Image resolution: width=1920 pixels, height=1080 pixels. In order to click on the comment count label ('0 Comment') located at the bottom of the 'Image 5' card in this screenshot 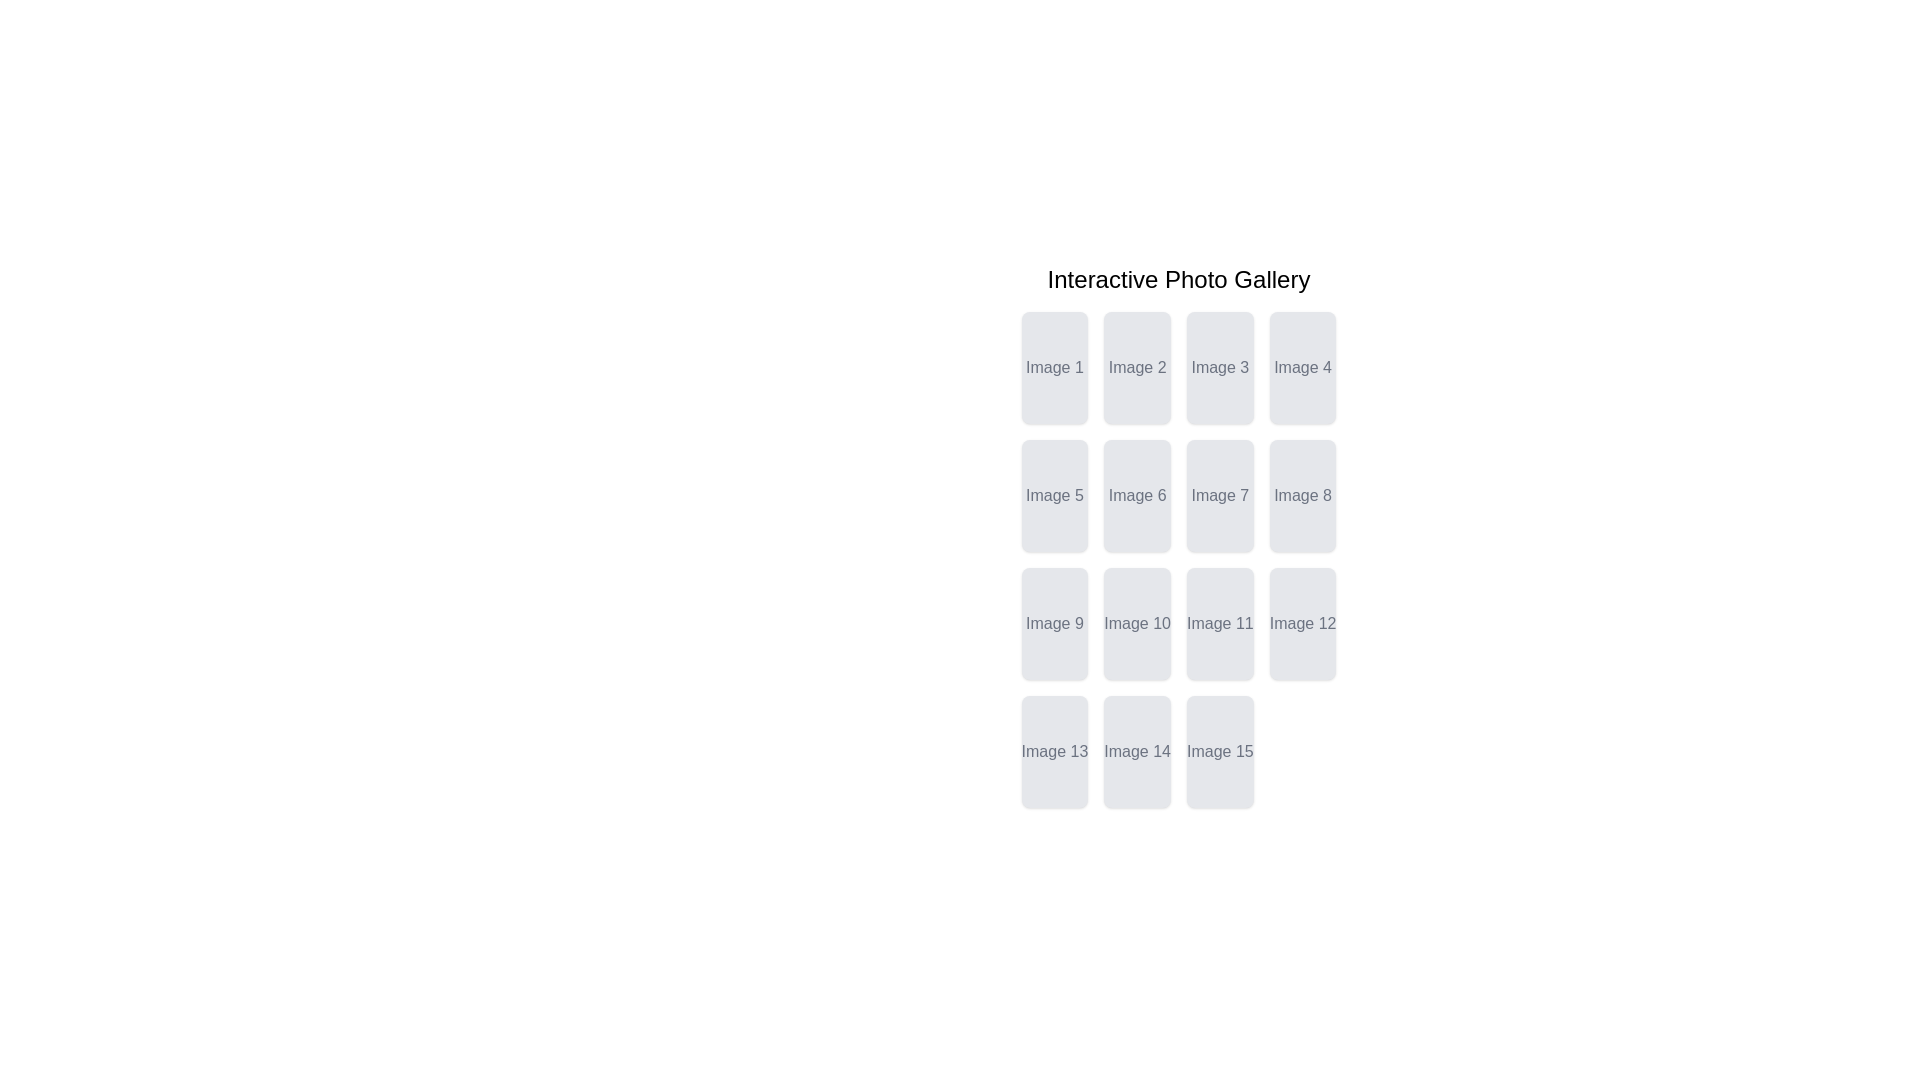, I will do `click(1053, 511)`.